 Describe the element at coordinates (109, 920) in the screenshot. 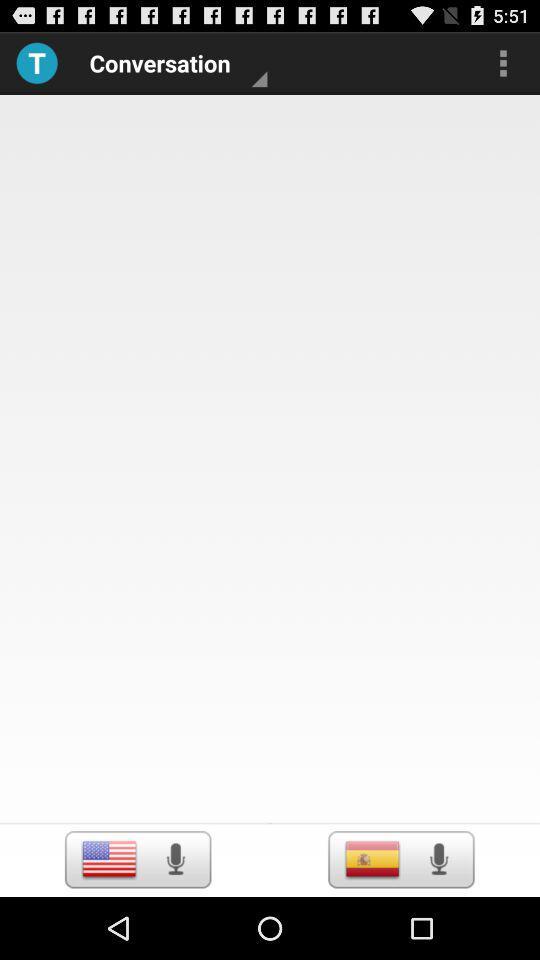

I see `the national_flag icon` at that location.